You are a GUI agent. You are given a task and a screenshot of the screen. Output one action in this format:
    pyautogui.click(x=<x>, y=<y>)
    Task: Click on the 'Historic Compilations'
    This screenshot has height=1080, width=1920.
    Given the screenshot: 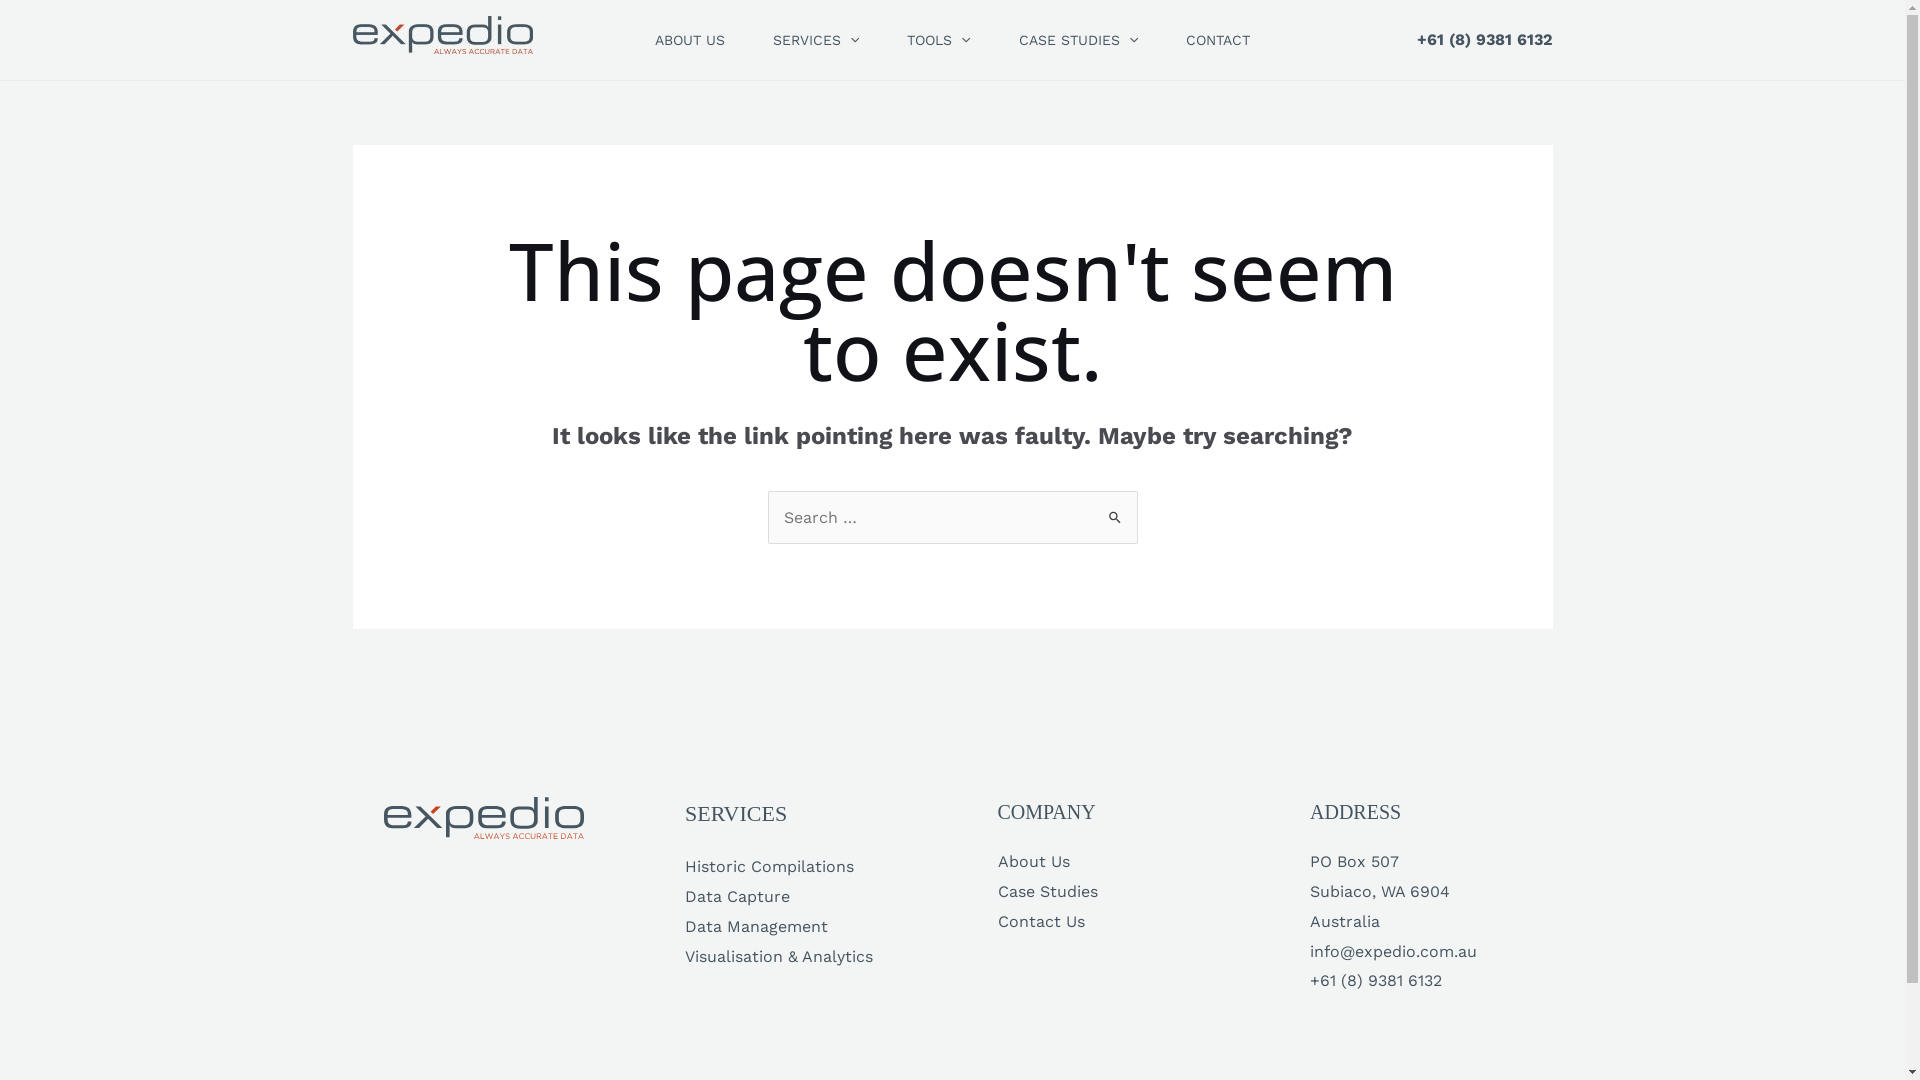 What is the action you would take?
    pyautogui.click(x=768, y=865)
    